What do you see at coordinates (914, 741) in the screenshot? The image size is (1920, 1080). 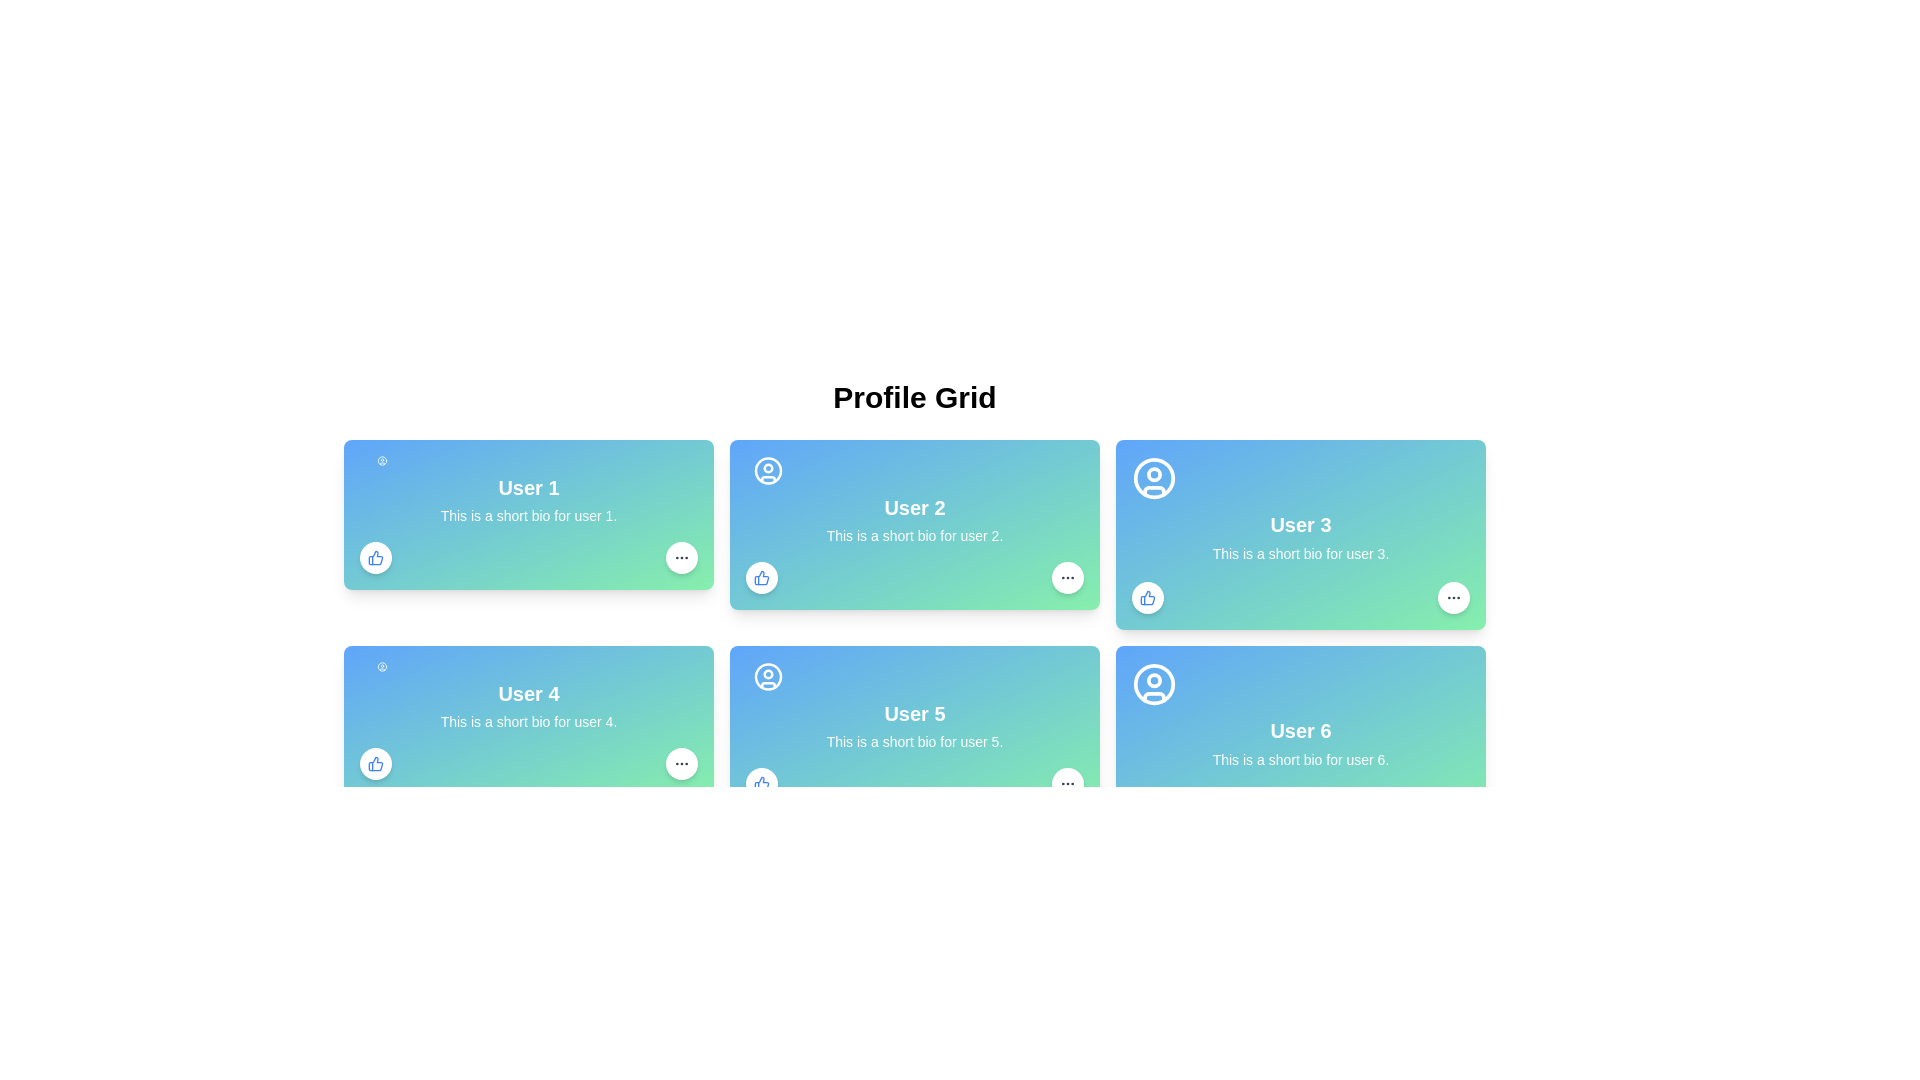 I see `description text located in the Text block below the 'User 5' title within the fifth profile card in the grid layout` at bounding box center [914, 741].